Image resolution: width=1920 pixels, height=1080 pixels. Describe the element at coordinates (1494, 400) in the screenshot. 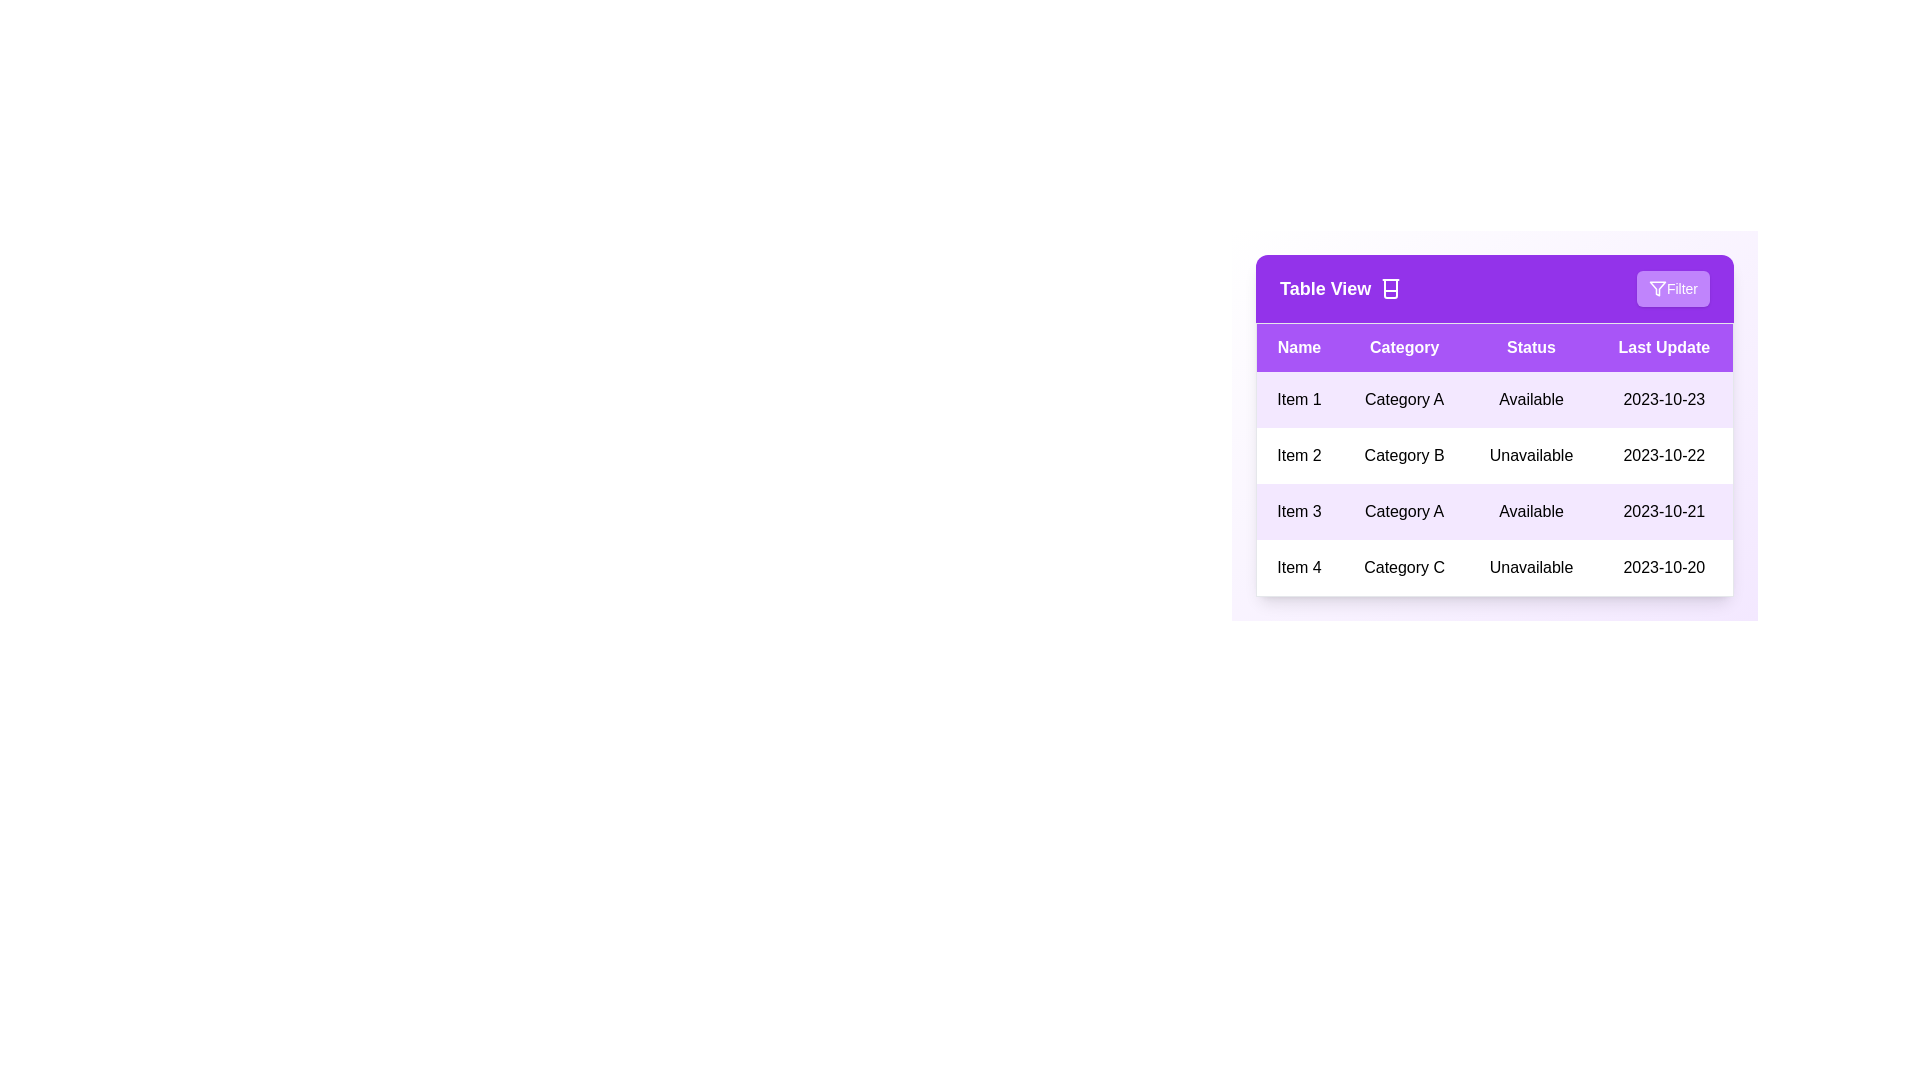

I see `the row corresponding to 1` at that location.